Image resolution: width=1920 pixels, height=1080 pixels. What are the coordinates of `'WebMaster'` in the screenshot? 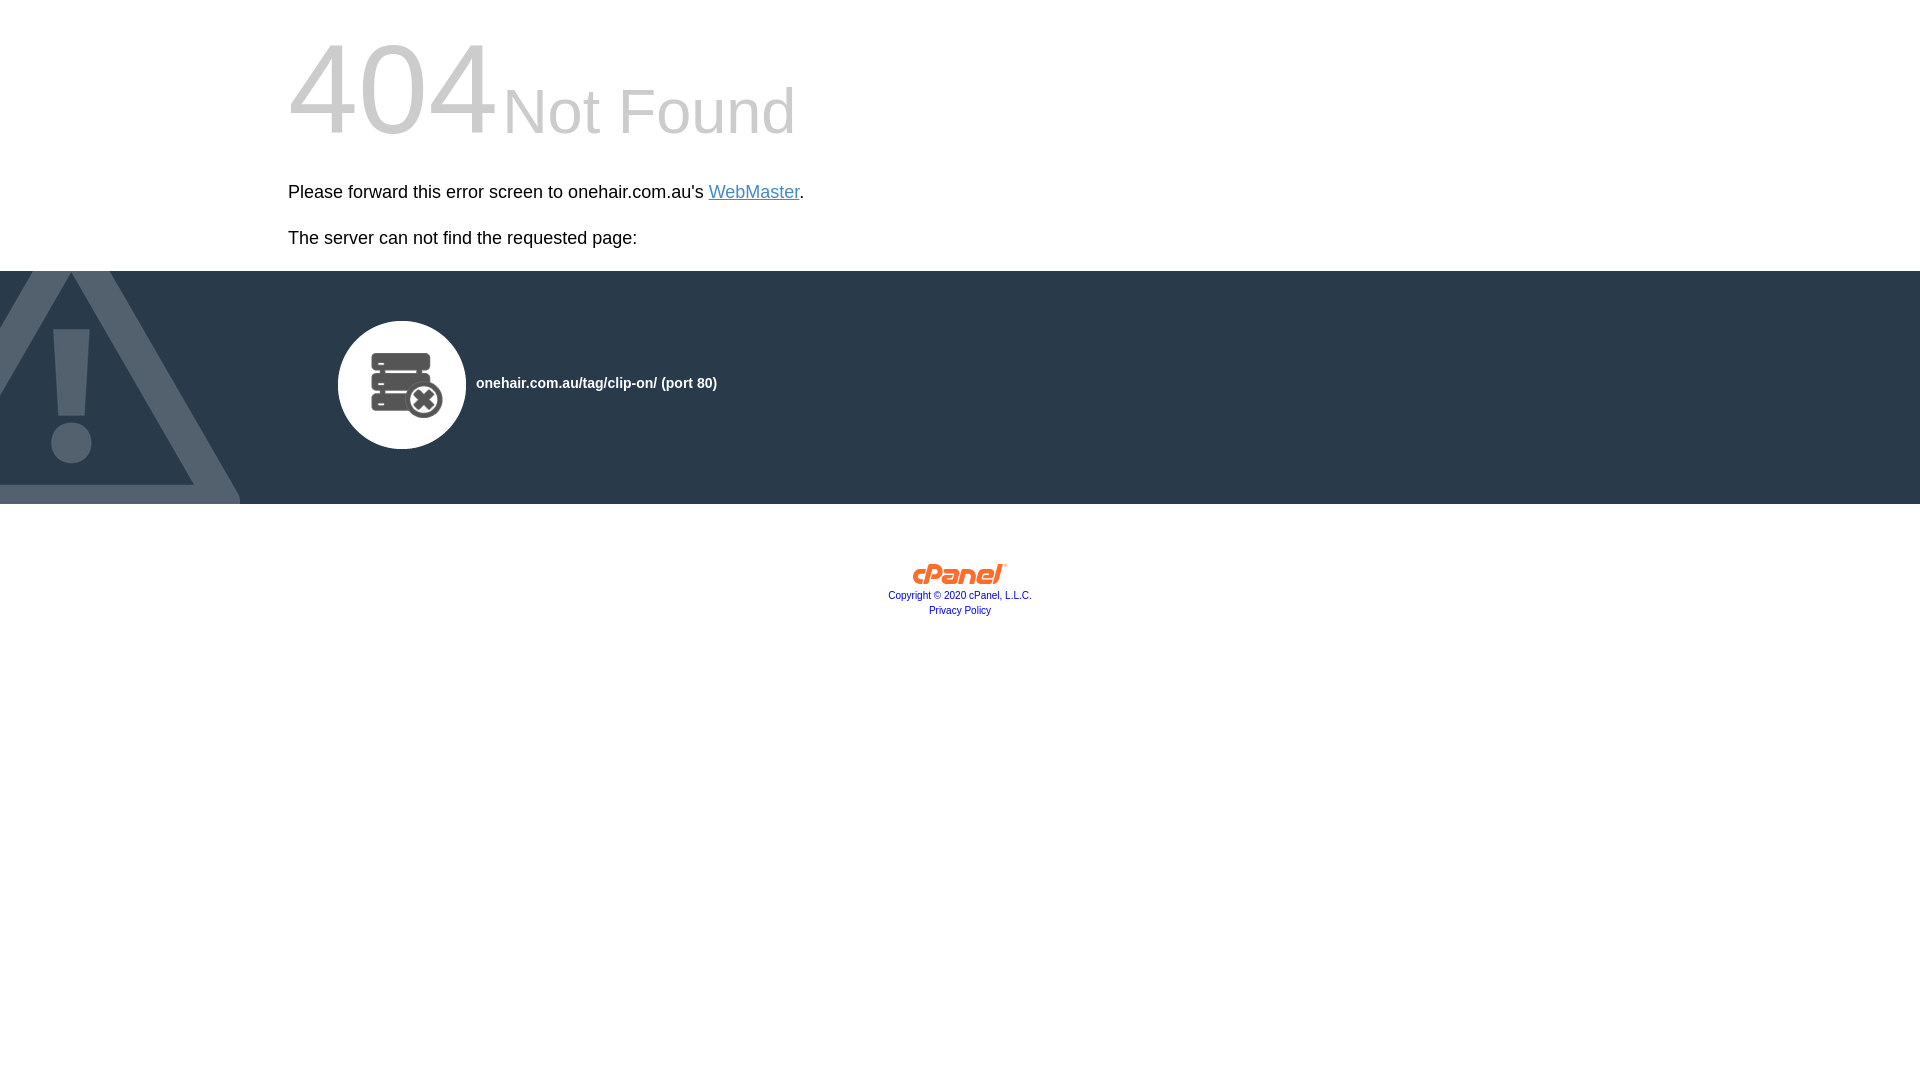 It's located at (753, 192).